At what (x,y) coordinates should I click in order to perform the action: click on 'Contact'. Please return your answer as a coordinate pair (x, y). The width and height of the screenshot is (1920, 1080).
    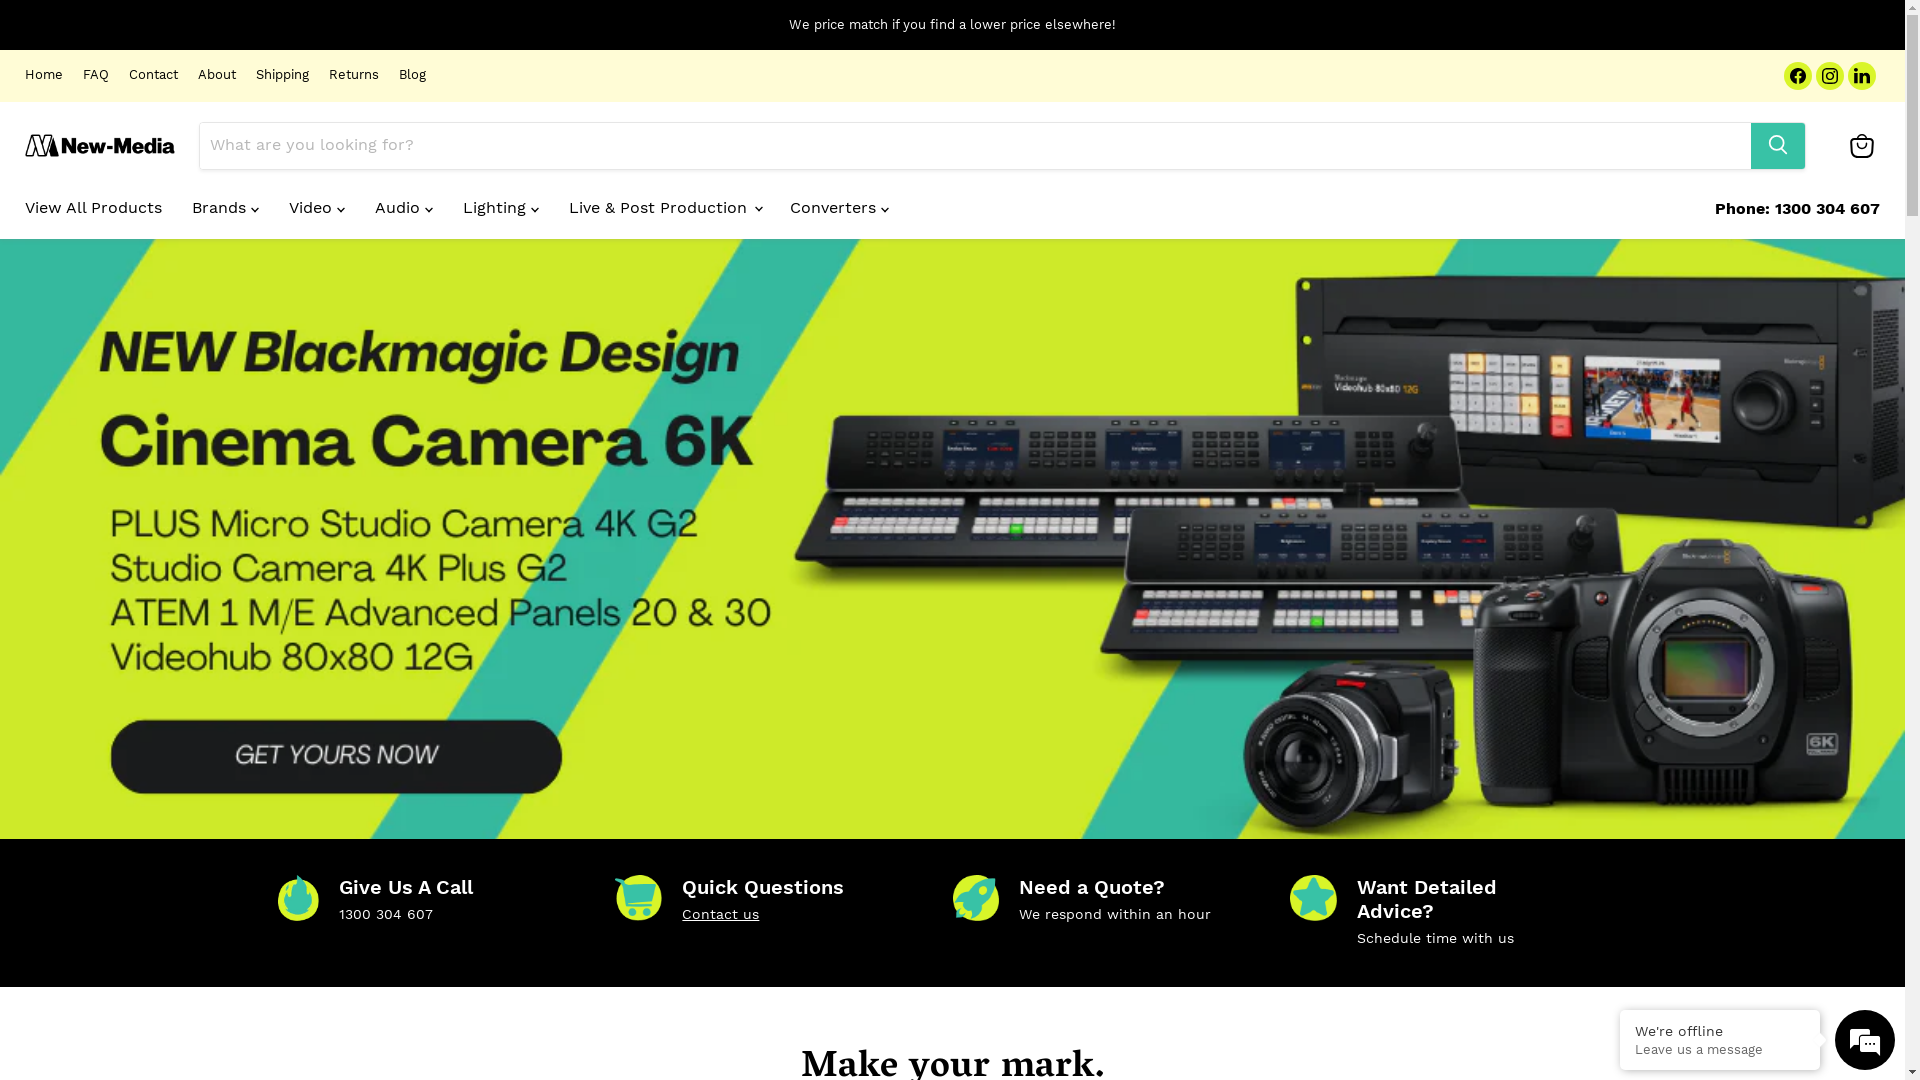
    Looking at the image, I should click on (152, 74).